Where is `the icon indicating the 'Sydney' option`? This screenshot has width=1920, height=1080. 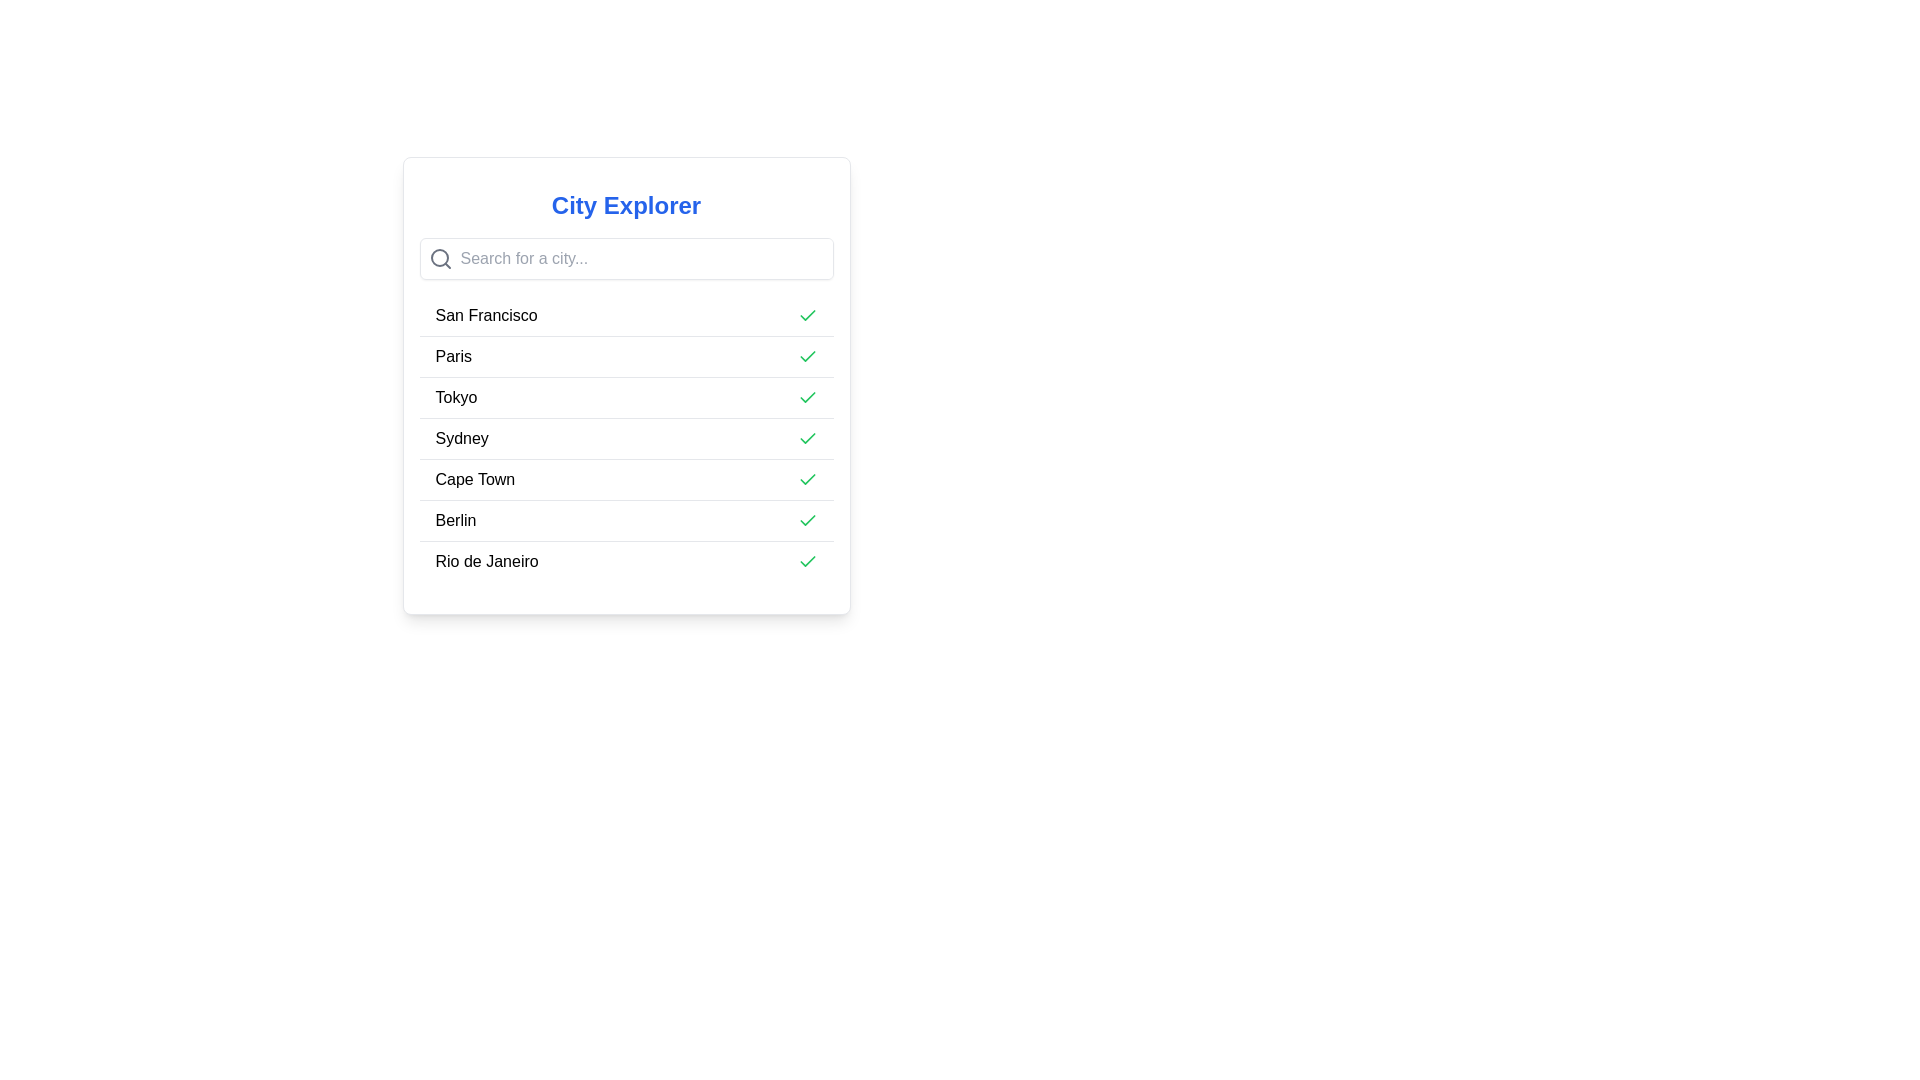 the icon indicating the 'Sydney' option is located at coordinates (807, 438).